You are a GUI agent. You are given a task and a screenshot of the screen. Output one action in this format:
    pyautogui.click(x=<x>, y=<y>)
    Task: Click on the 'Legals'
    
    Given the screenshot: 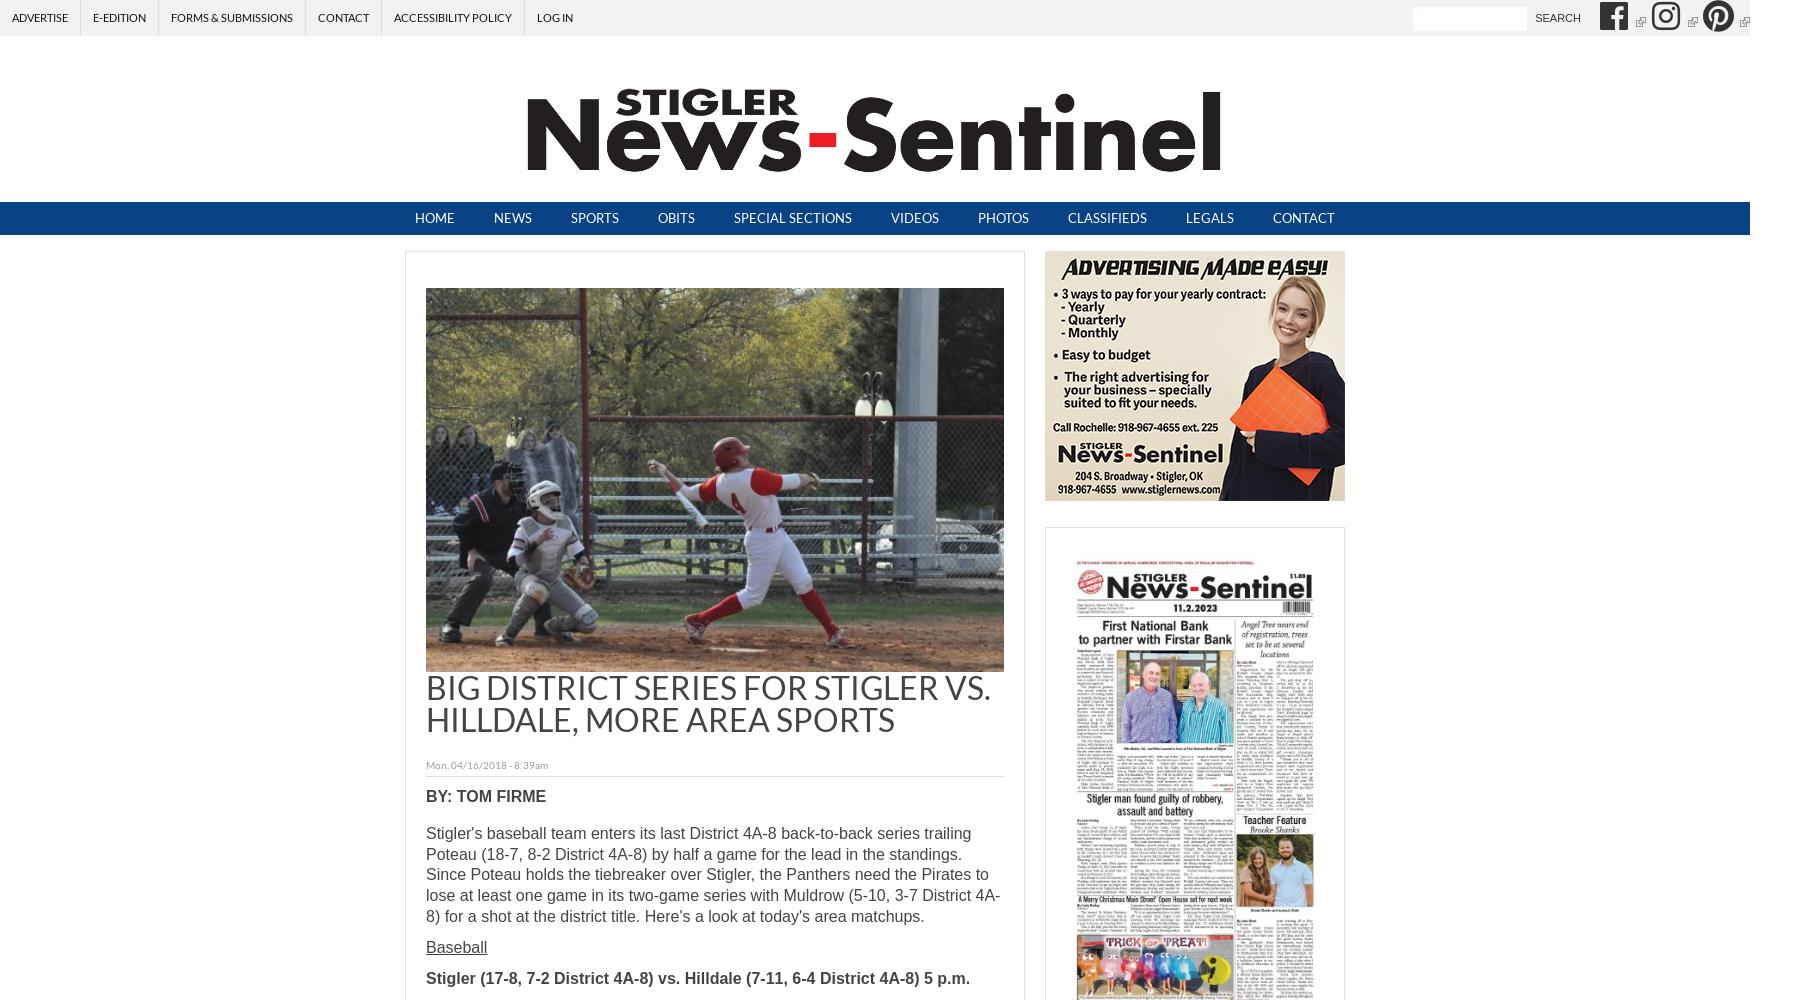 What is the action you would take?
    pyautogui.click(x=1208, y=217)
    